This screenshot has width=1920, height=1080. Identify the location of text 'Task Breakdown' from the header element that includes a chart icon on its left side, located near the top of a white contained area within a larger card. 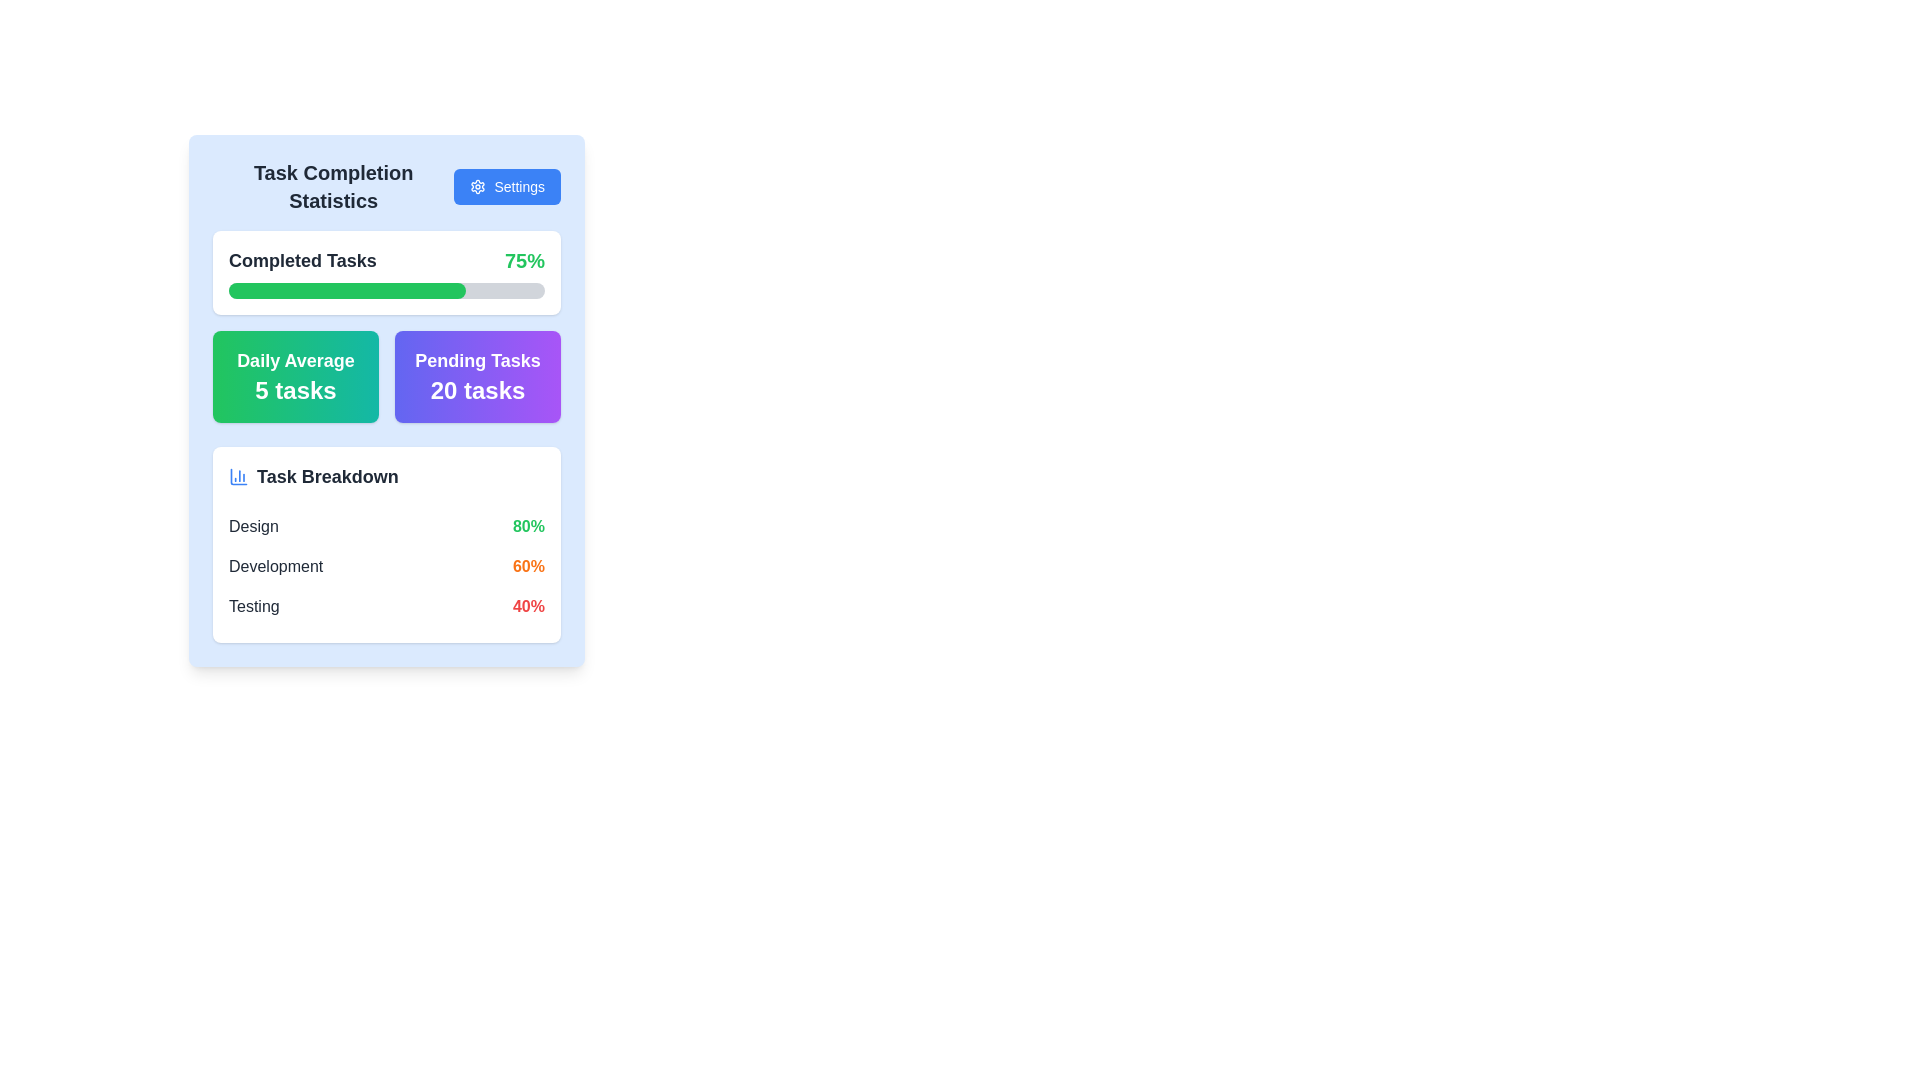
(387, 477).